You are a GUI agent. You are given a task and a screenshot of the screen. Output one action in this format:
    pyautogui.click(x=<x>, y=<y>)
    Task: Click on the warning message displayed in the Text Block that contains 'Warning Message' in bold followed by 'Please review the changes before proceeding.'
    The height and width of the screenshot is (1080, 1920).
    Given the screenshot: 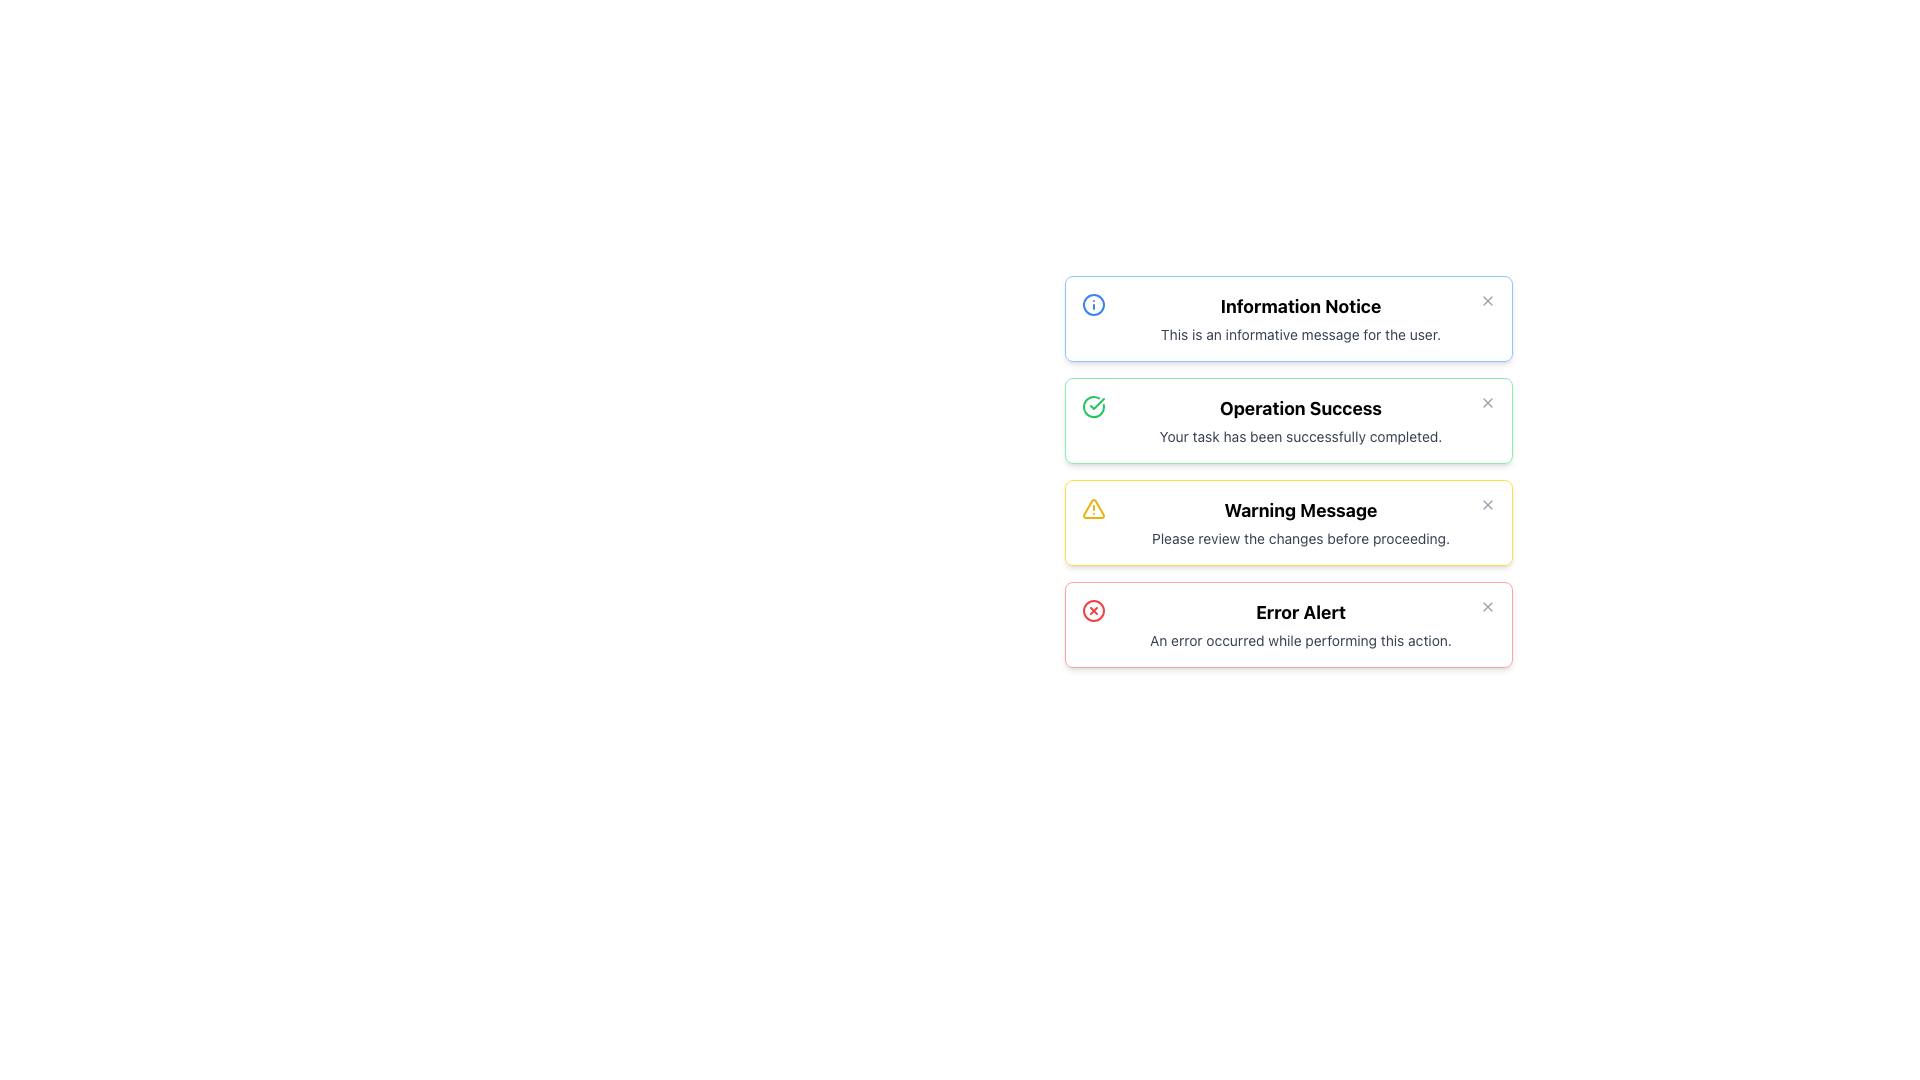 What is the action you would take?
    pyautogui.click(x=1300, y=522)
    